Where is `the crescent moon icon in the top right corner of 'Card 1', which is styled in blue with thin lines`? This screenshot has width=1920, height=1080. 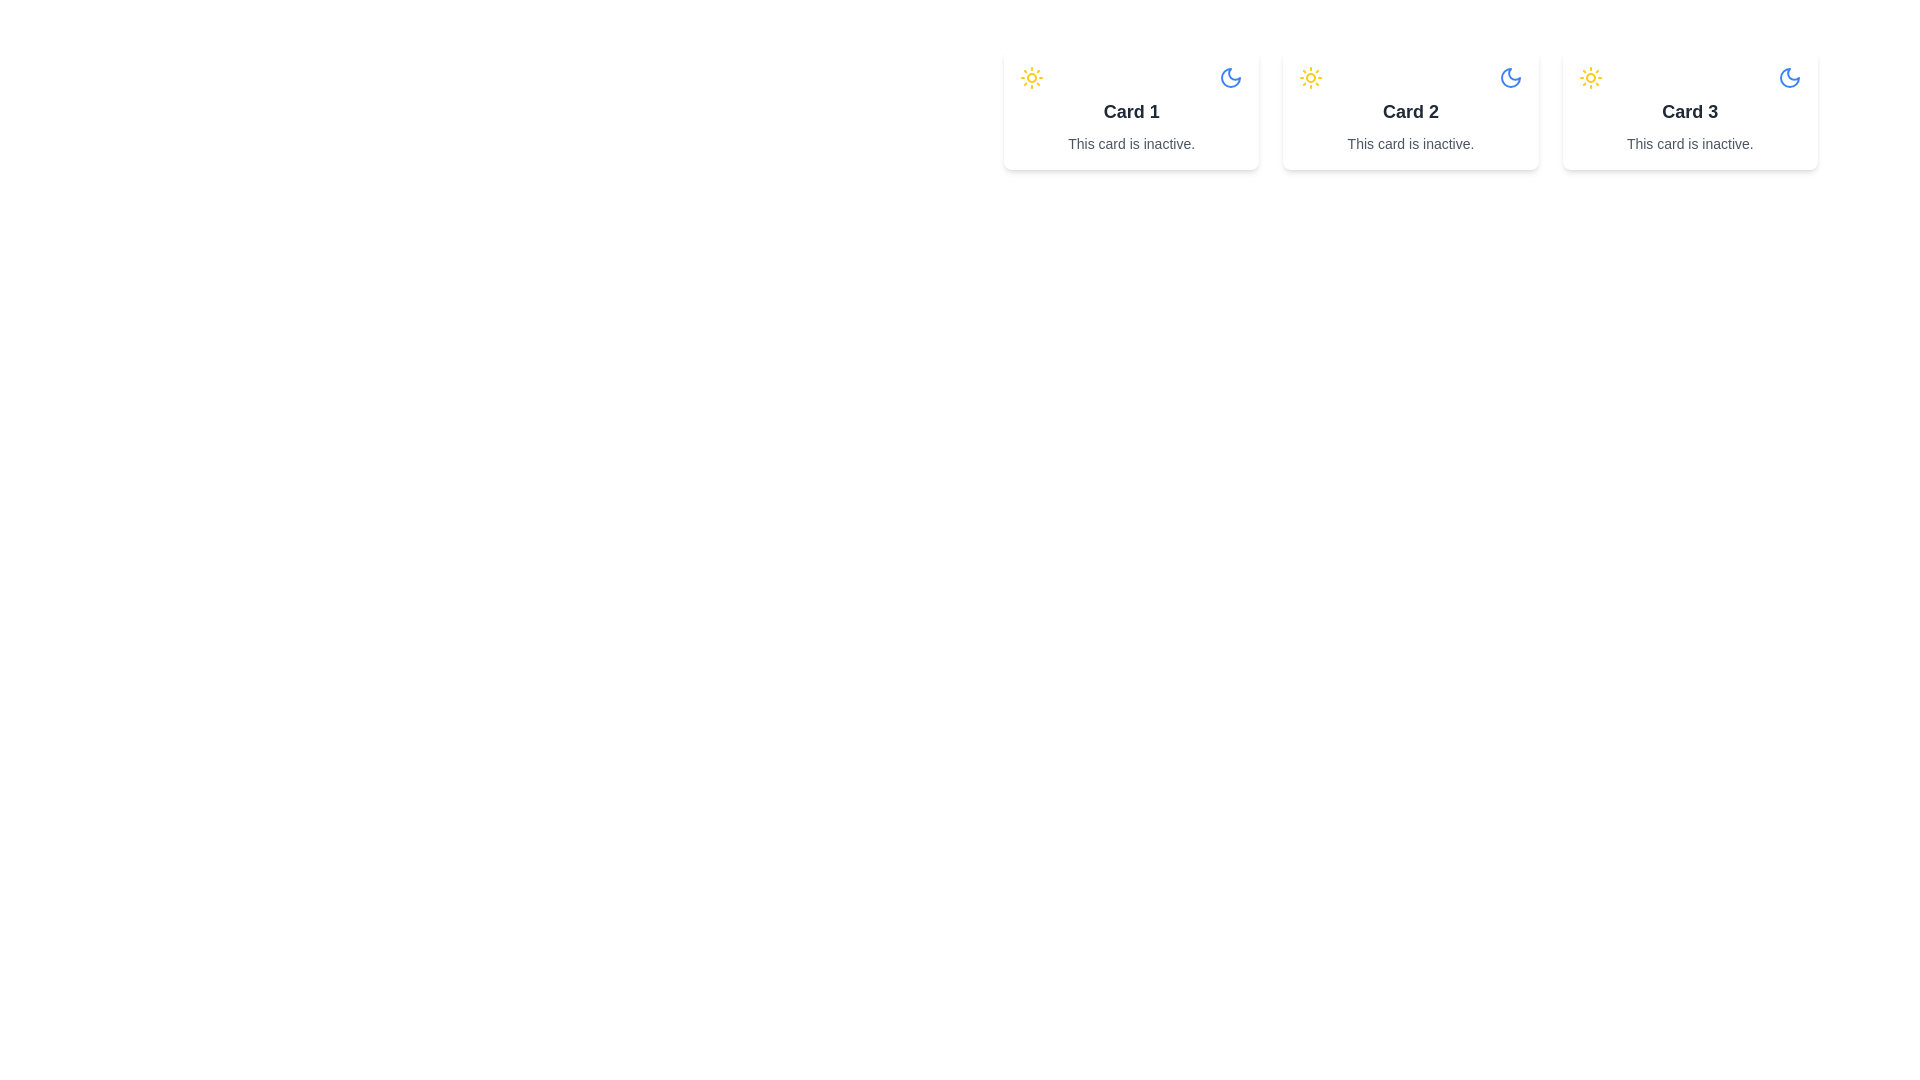 the crescent moon icon in the top right corner of 'Card 1', which is styled in blue with thin lines is located at coordinates (1230, 76).